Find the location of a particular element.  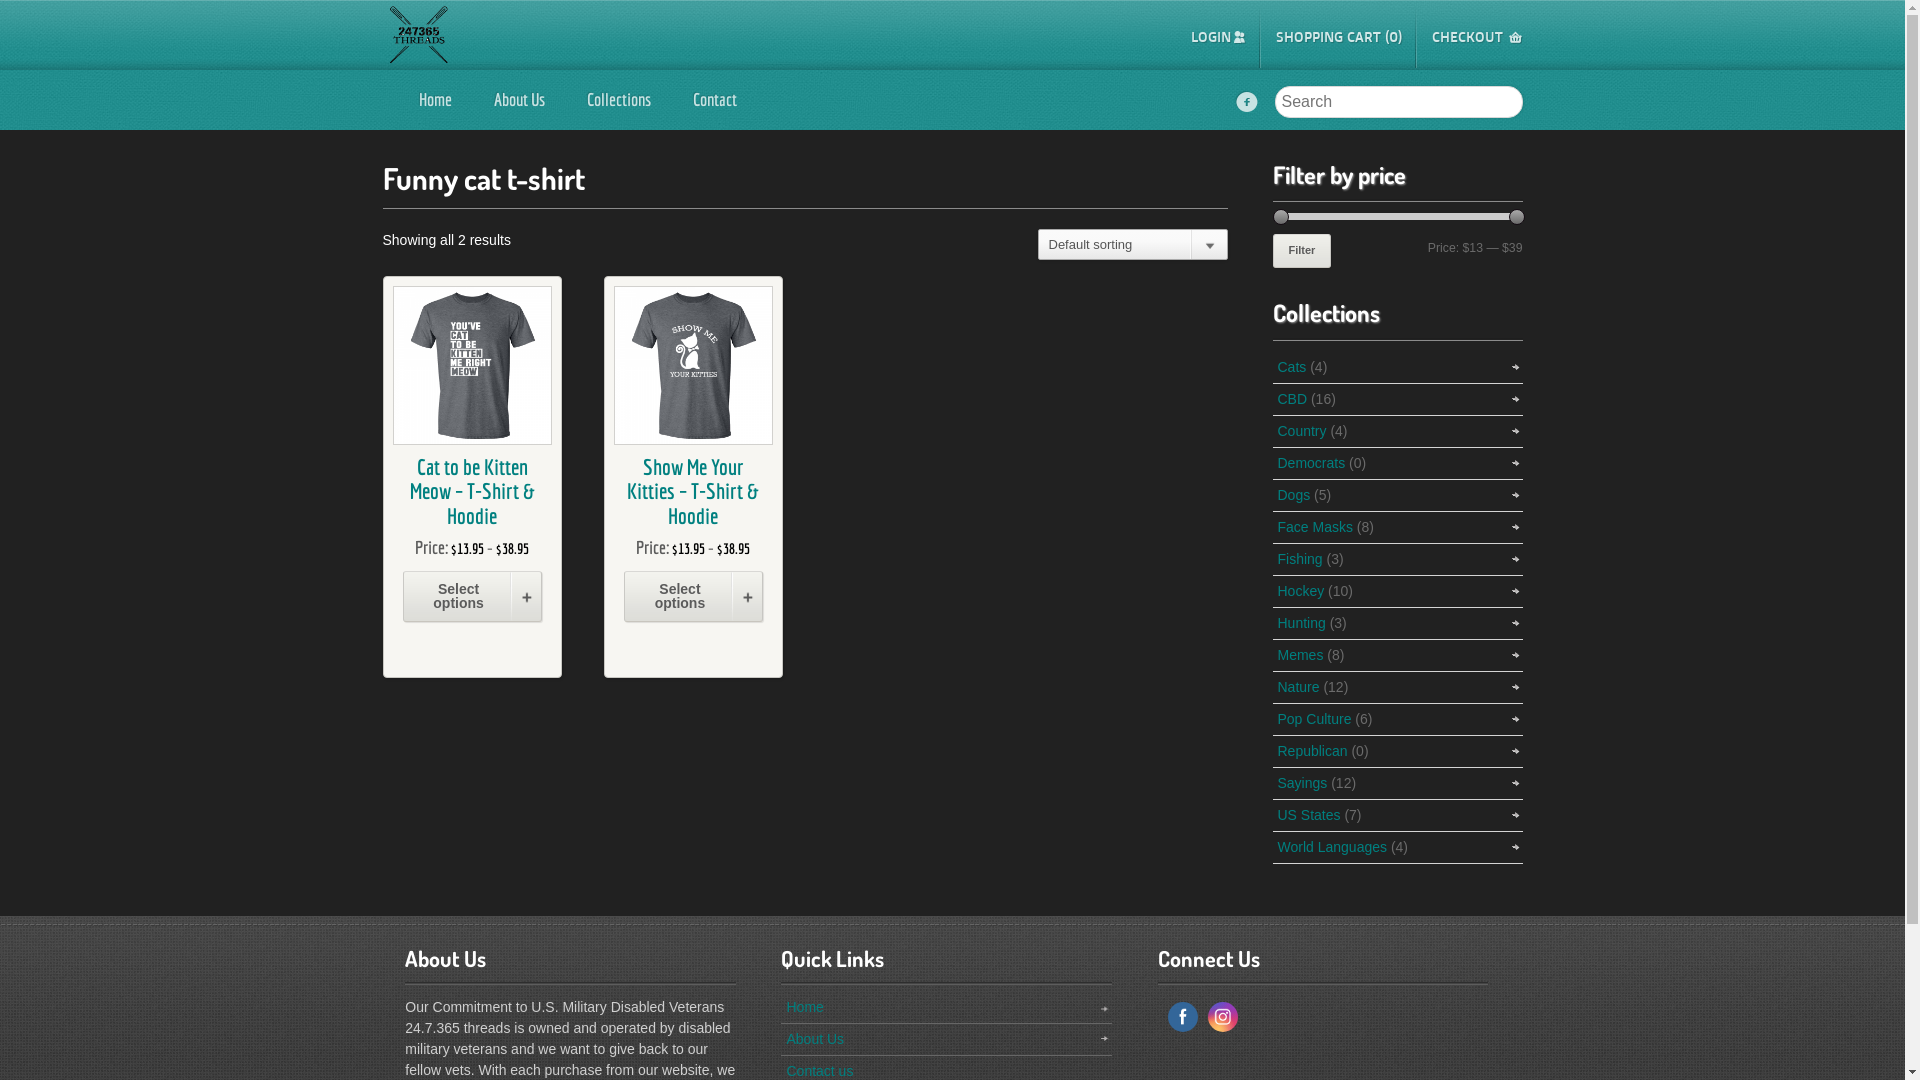

'f' is located at coordinates (1246, 103).